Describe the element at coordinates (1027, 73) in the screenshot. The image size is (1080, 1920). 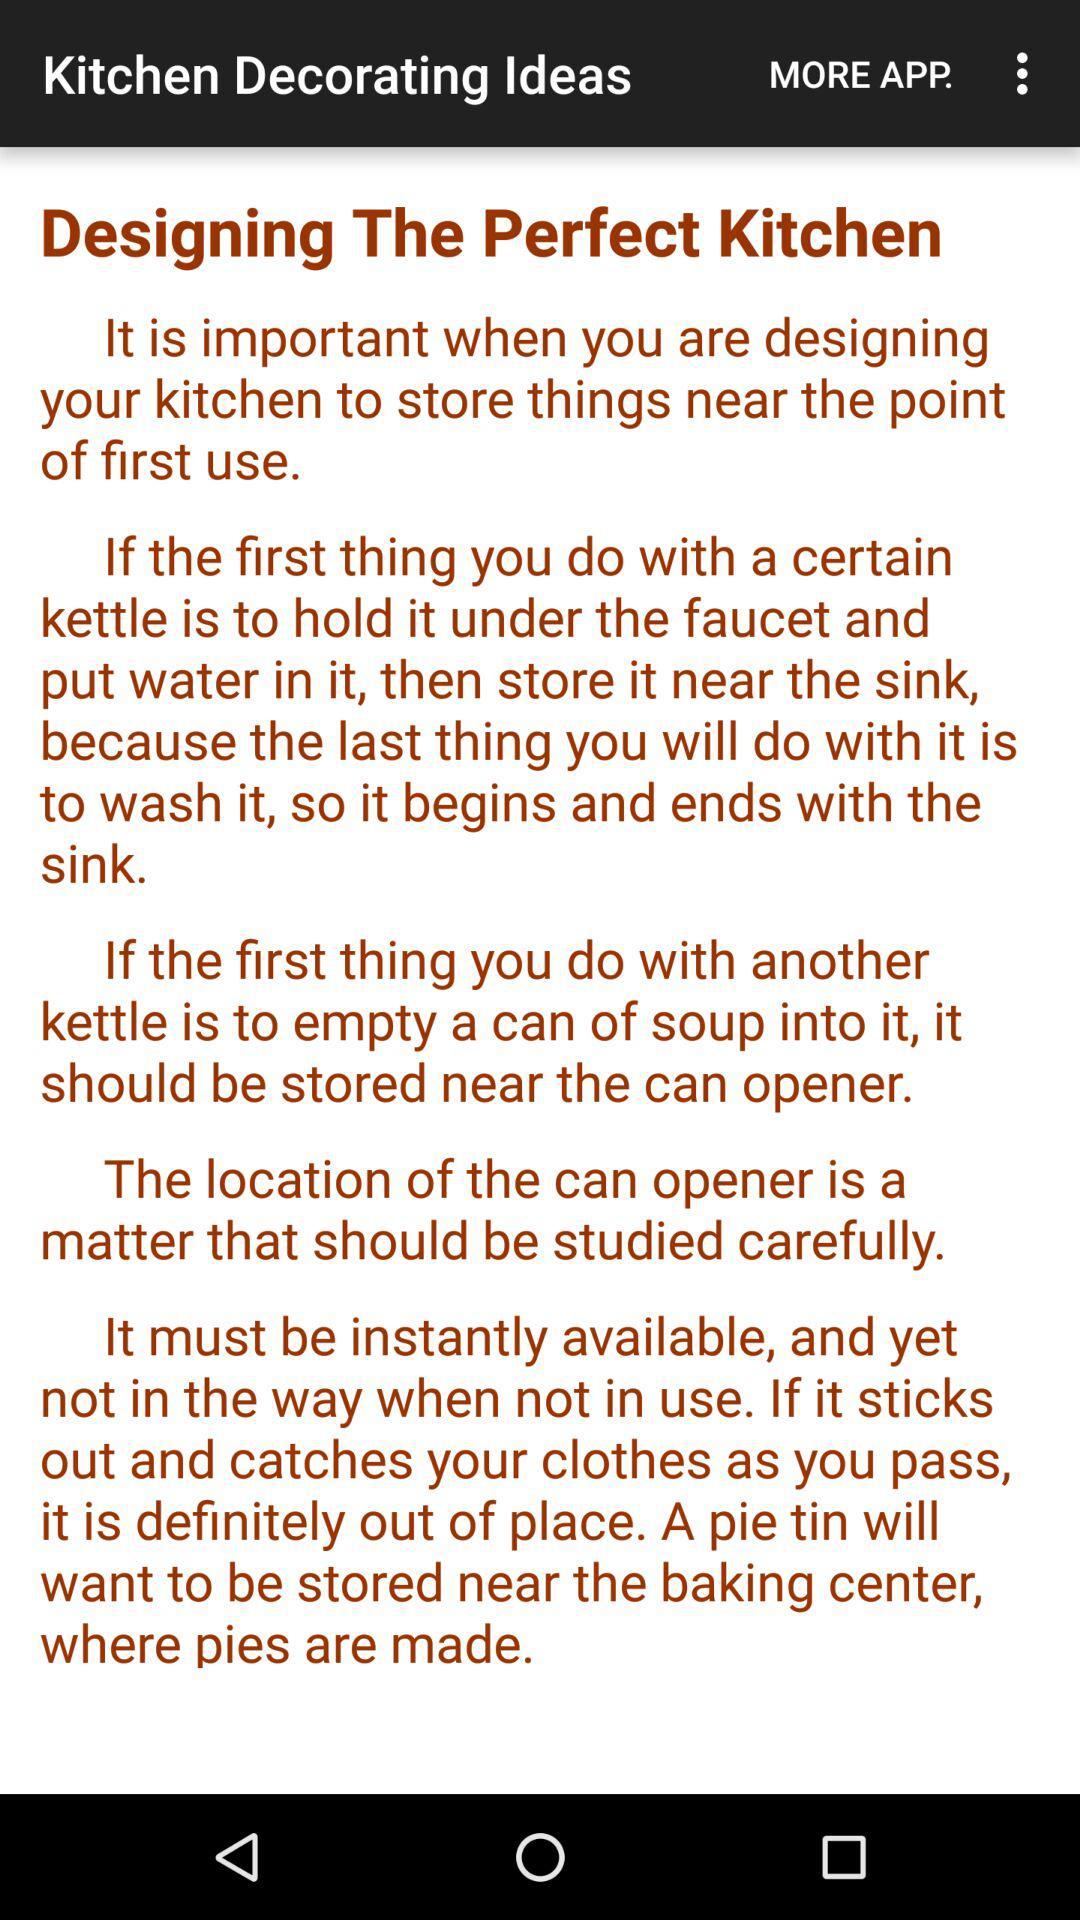
I see `the icon to the right of the more app.` at that location.